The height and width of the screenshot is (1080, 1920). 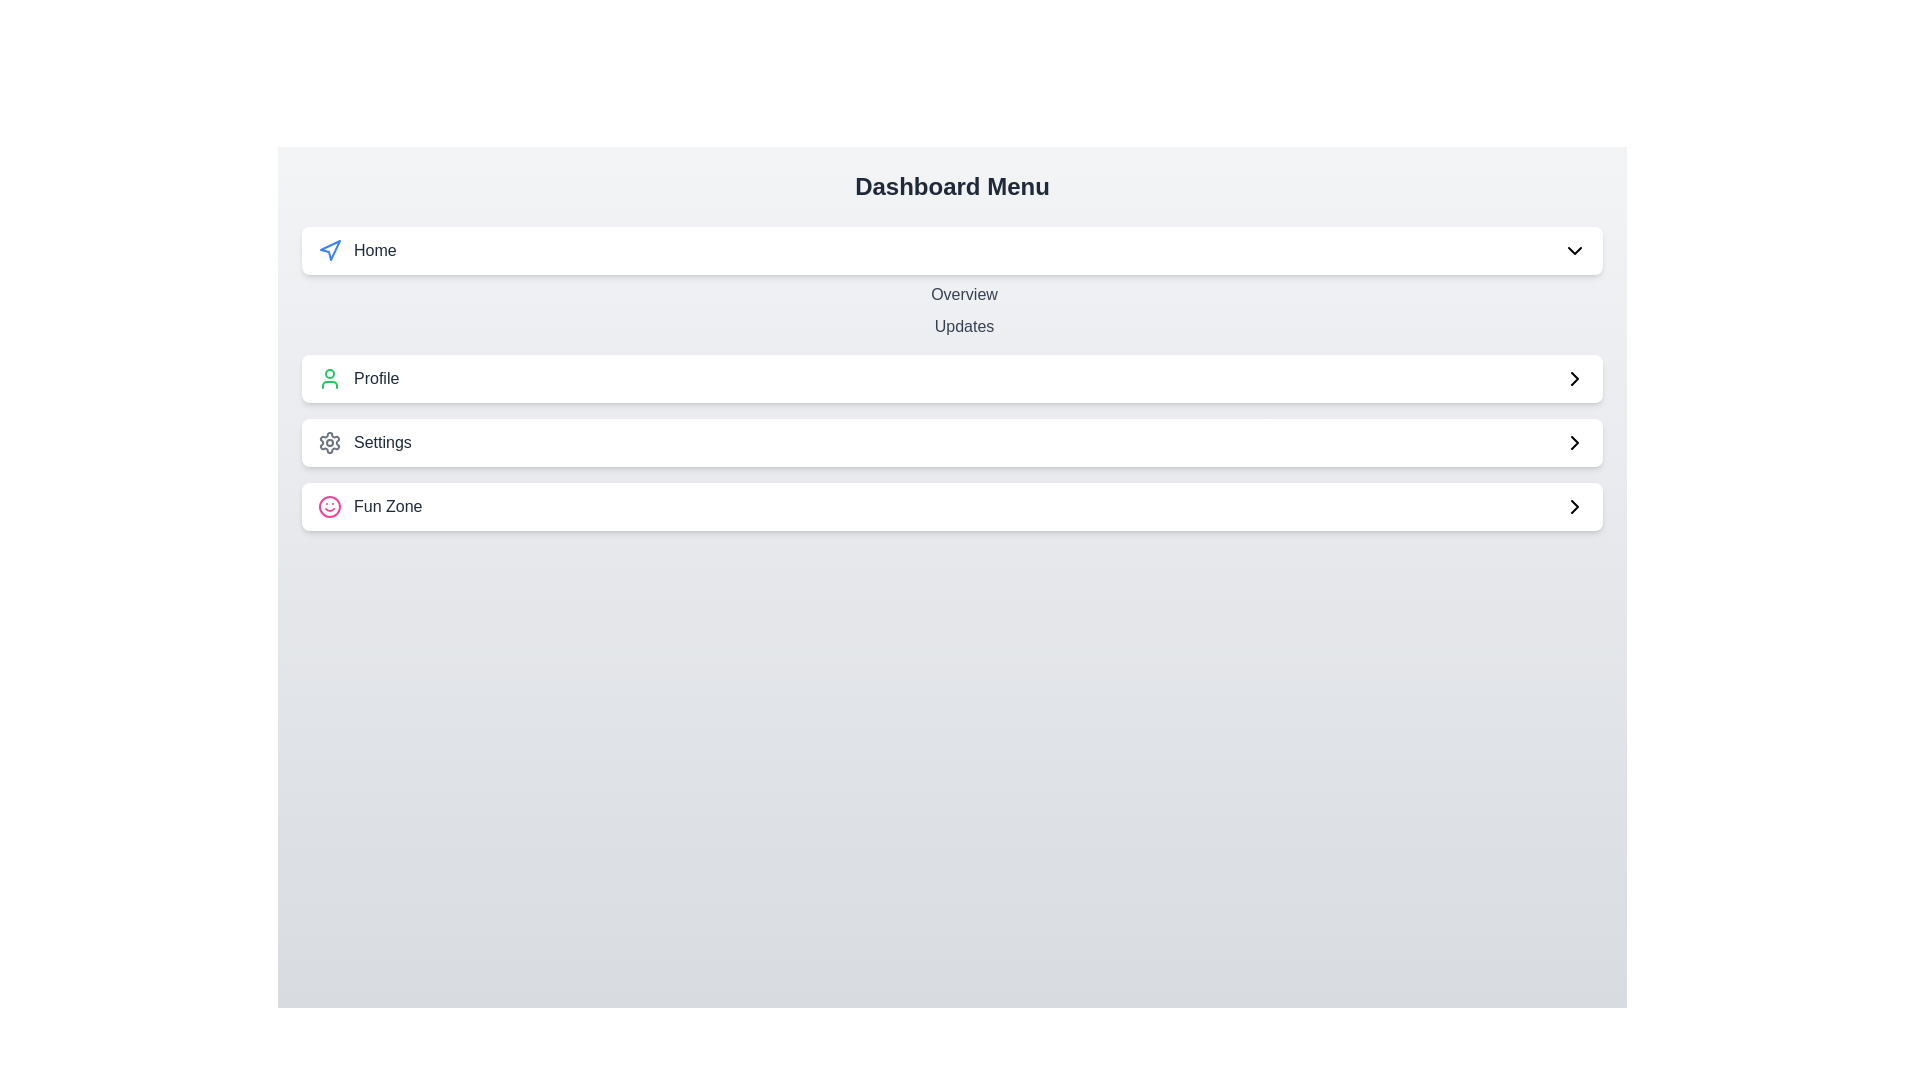 I want to click on the 'Updates' text label, which is positioned directly below the 'Overview' text label in the menu section, so click(x=964, y=326).